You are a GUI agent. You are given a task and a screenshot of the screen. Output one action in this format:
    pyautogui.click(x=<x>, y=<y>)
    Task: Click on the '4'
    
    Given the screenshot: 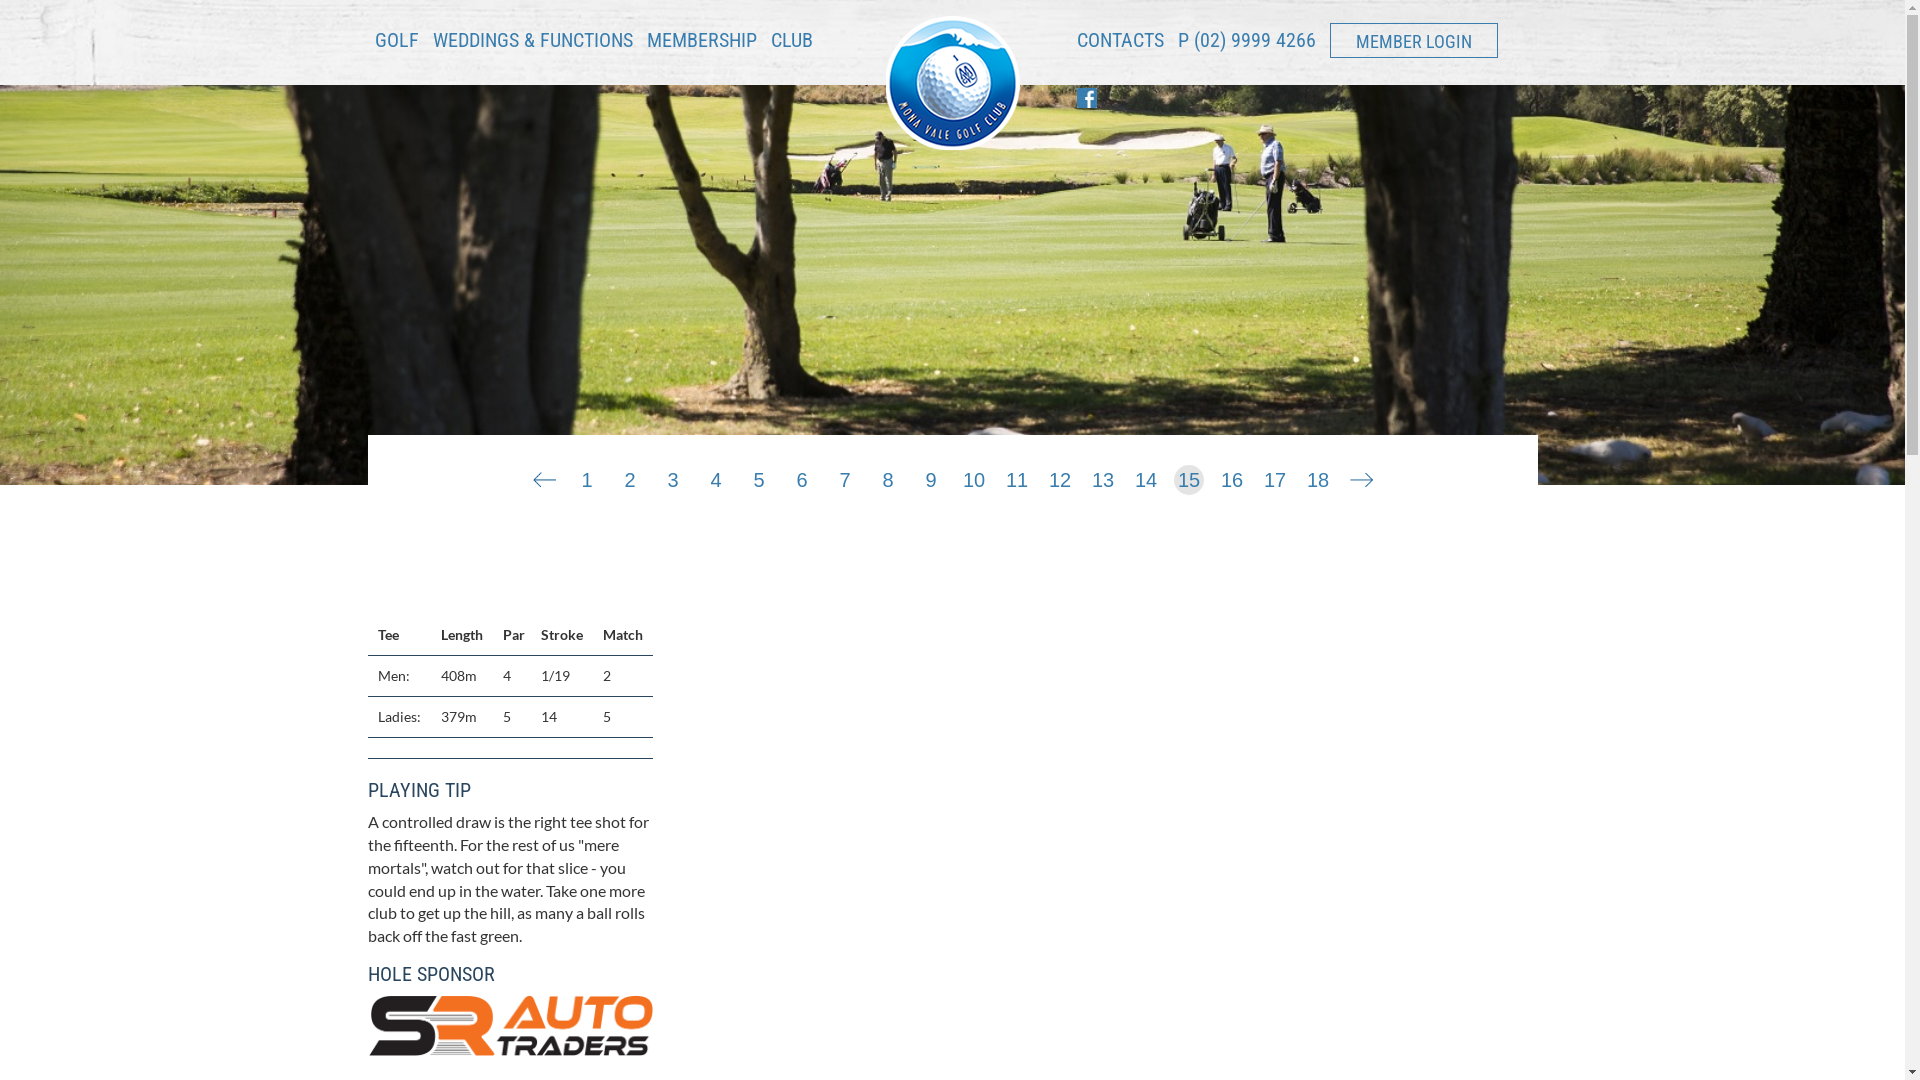 What is the action you would take?
    pyautogui.click(x=715, y=475)
    